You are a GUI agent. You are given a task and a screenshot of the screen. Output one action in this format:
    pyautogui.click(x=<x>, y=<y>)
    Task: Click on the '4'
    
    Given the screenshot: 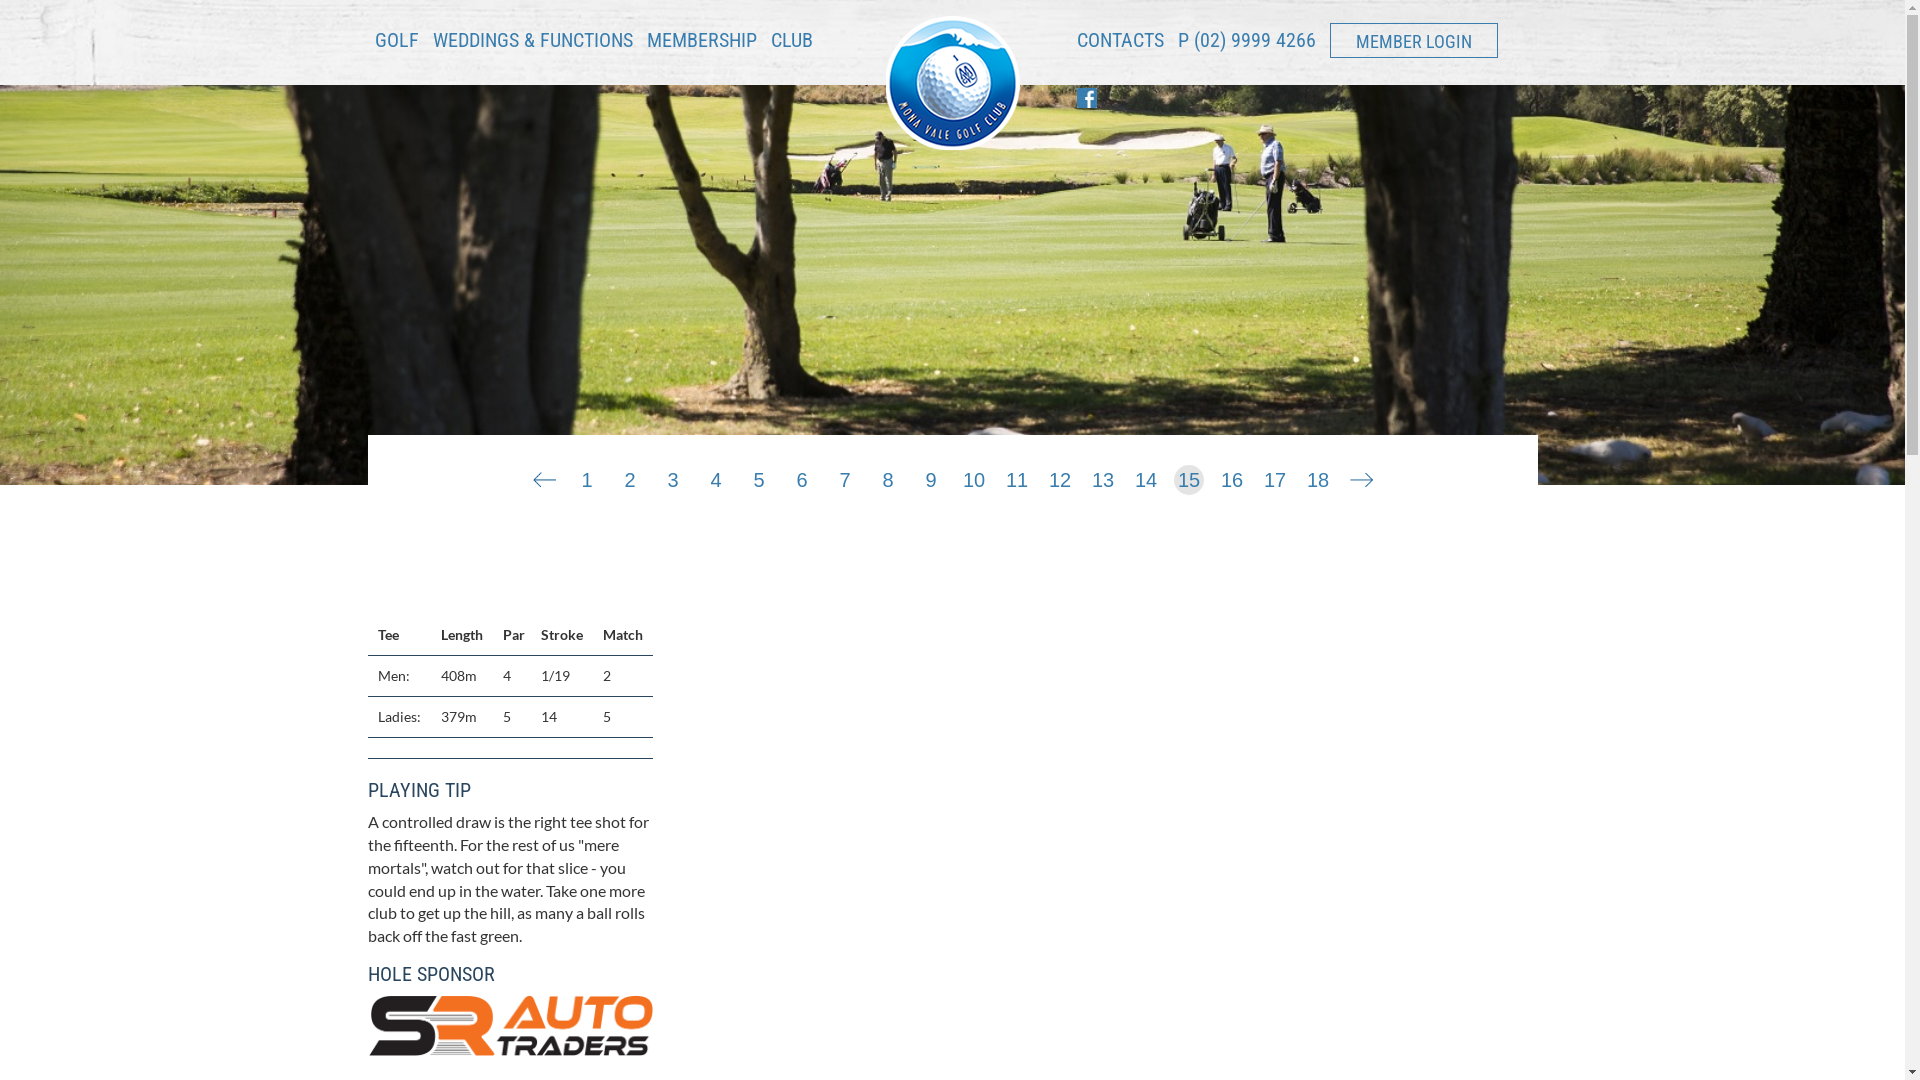 What is the action you would take?
    pyautogui.click(x=715, y=475)
    